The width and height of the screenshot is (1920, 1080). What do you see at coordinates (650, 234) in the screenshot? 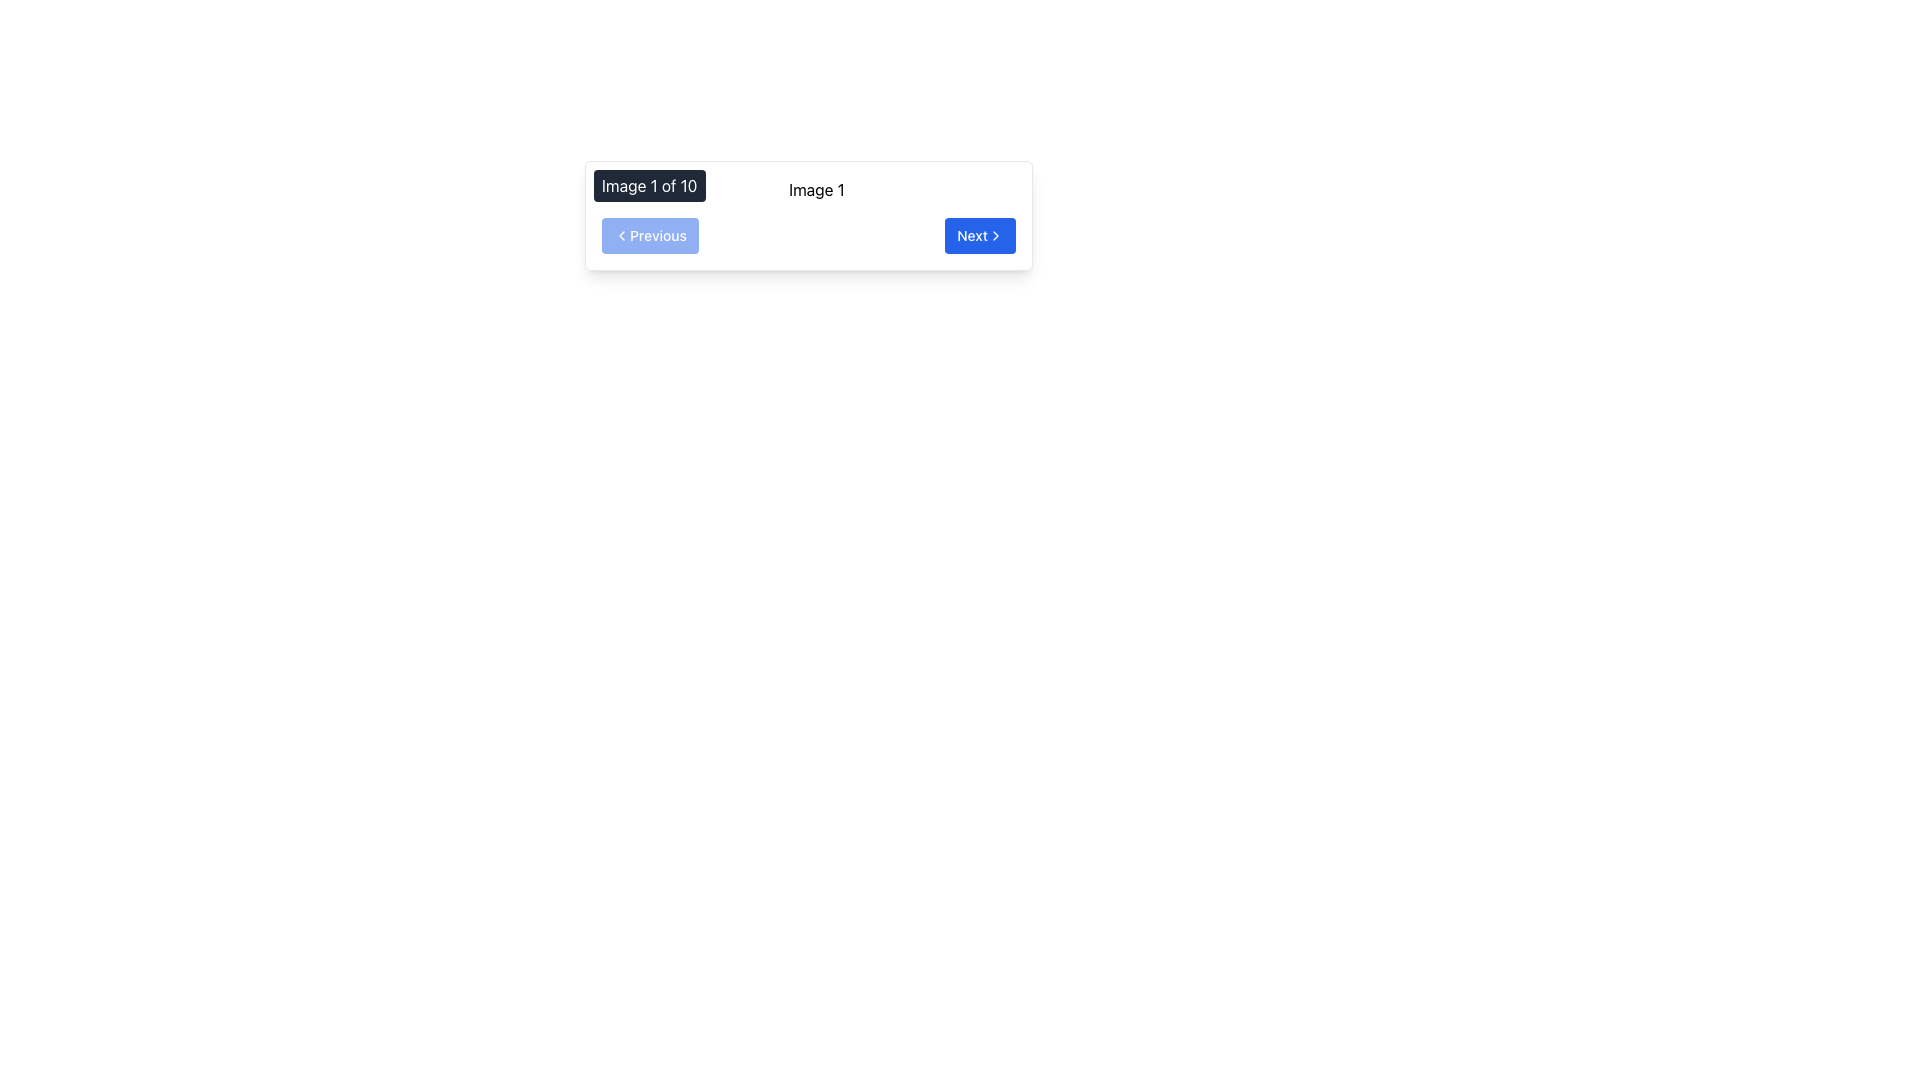
I see `the leftmost navigation button used to move to the previous item in a sequence for keyboard navigation` at bounding box center [650, 234].